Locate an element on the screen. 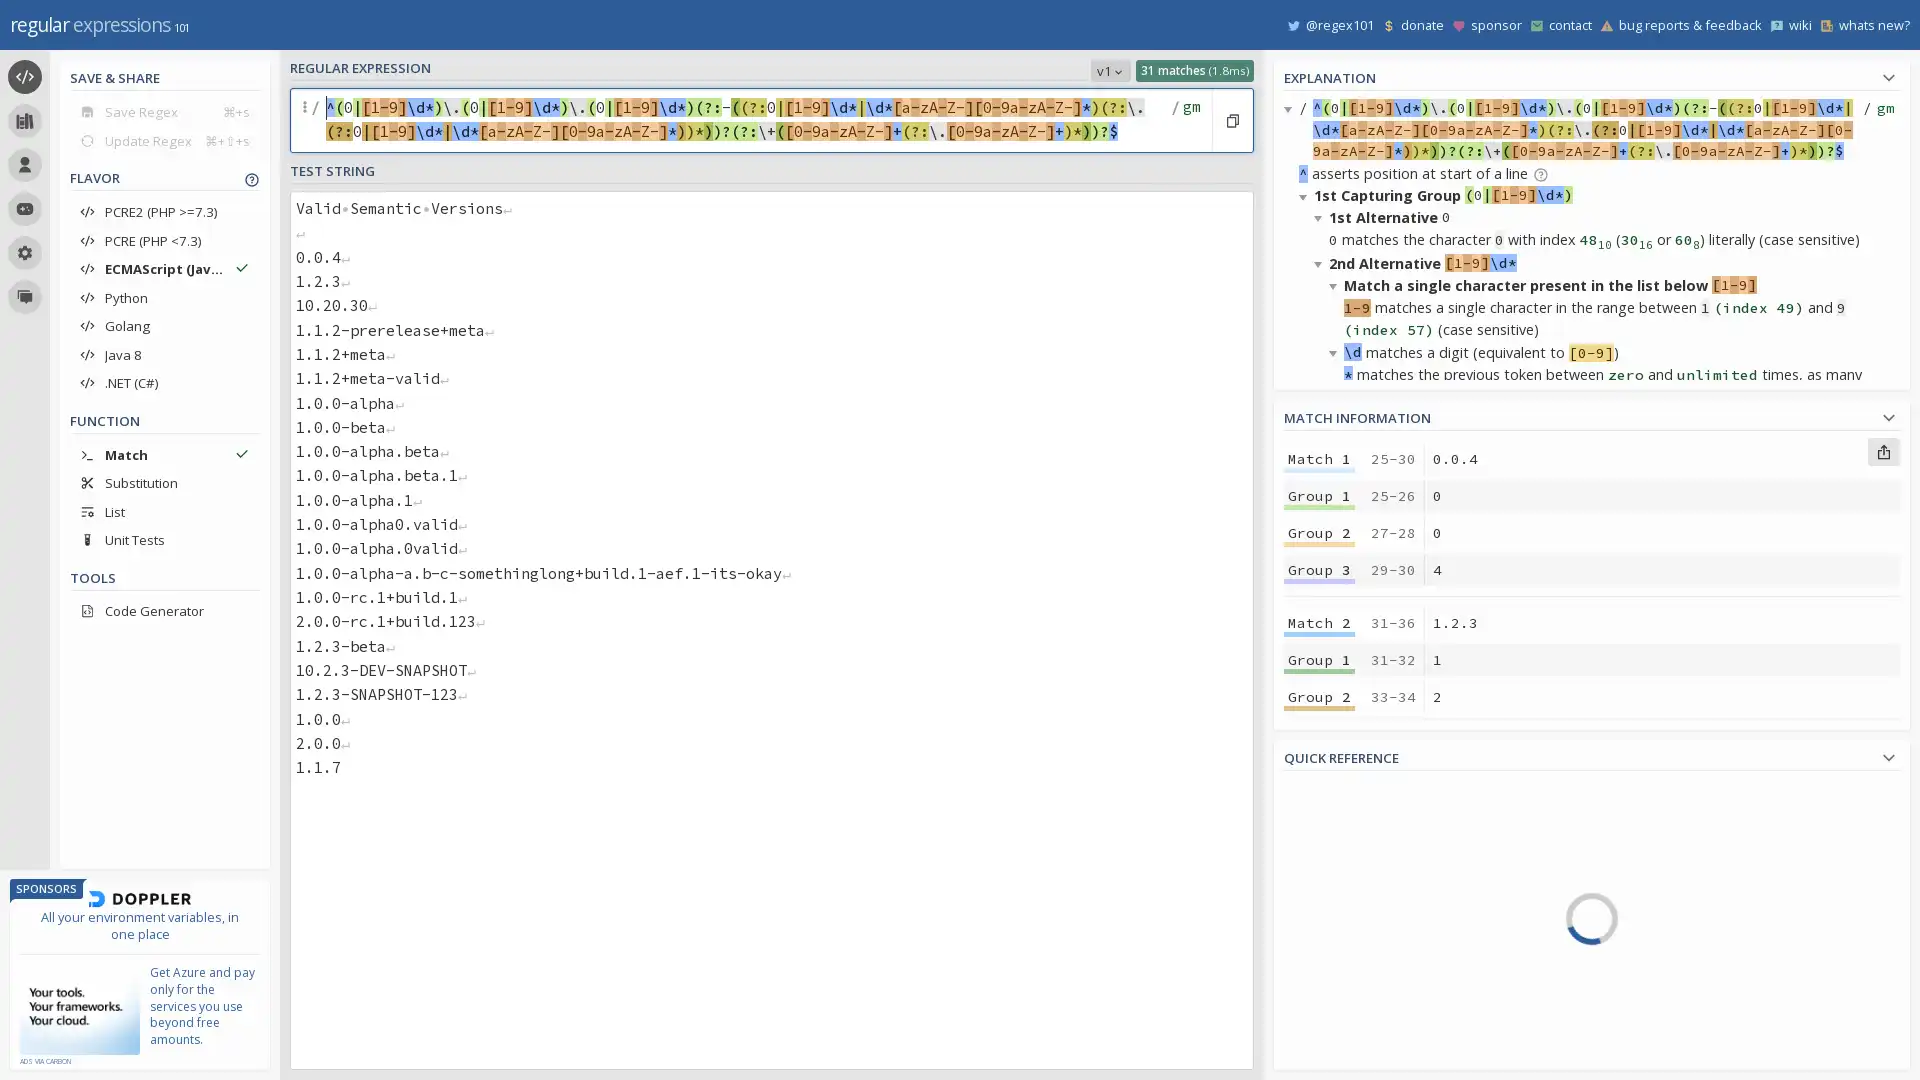  Select Regex Version is located at coordinates (1109, 69).